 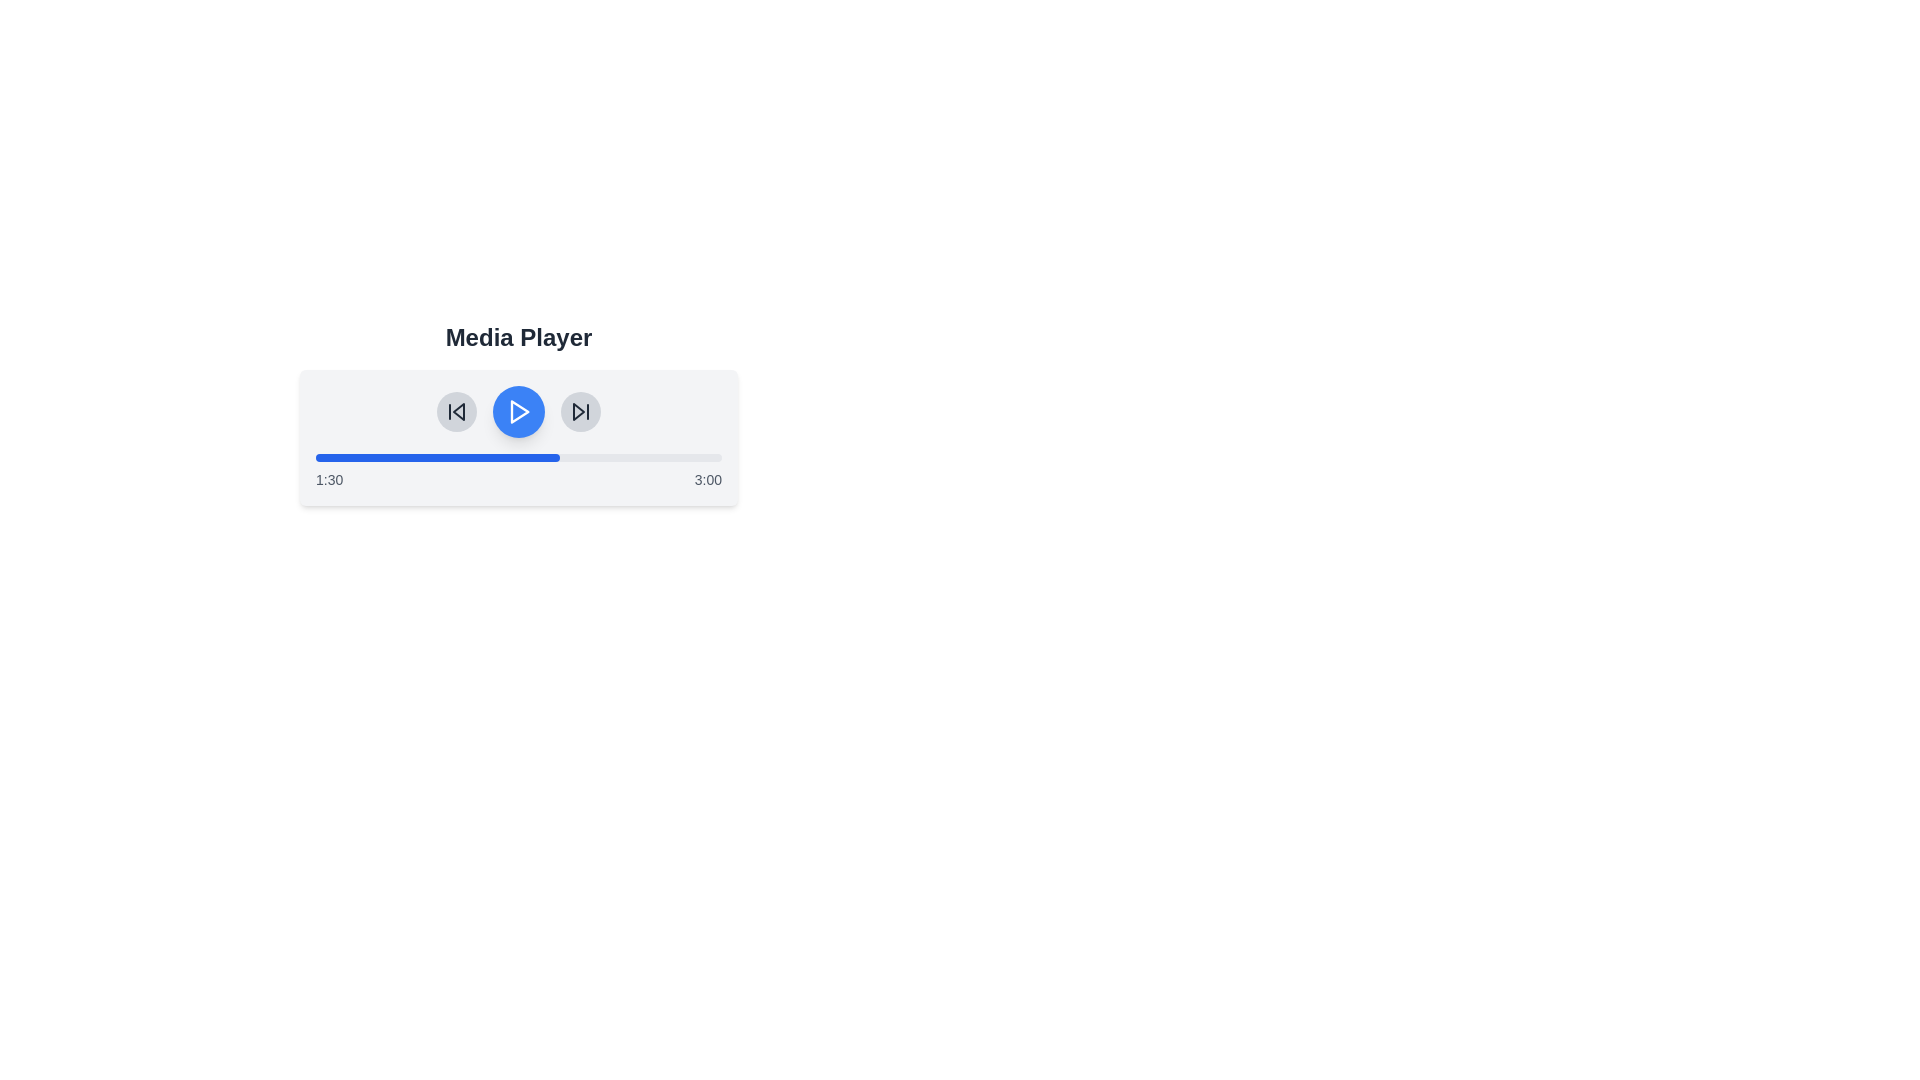 What do you see at coordinates (329, 479) in the screenshot?
I see `the plain text displaying '1:30' located at the bottom-left corner of the media player's progress bar` at bounding box center [329, 479].